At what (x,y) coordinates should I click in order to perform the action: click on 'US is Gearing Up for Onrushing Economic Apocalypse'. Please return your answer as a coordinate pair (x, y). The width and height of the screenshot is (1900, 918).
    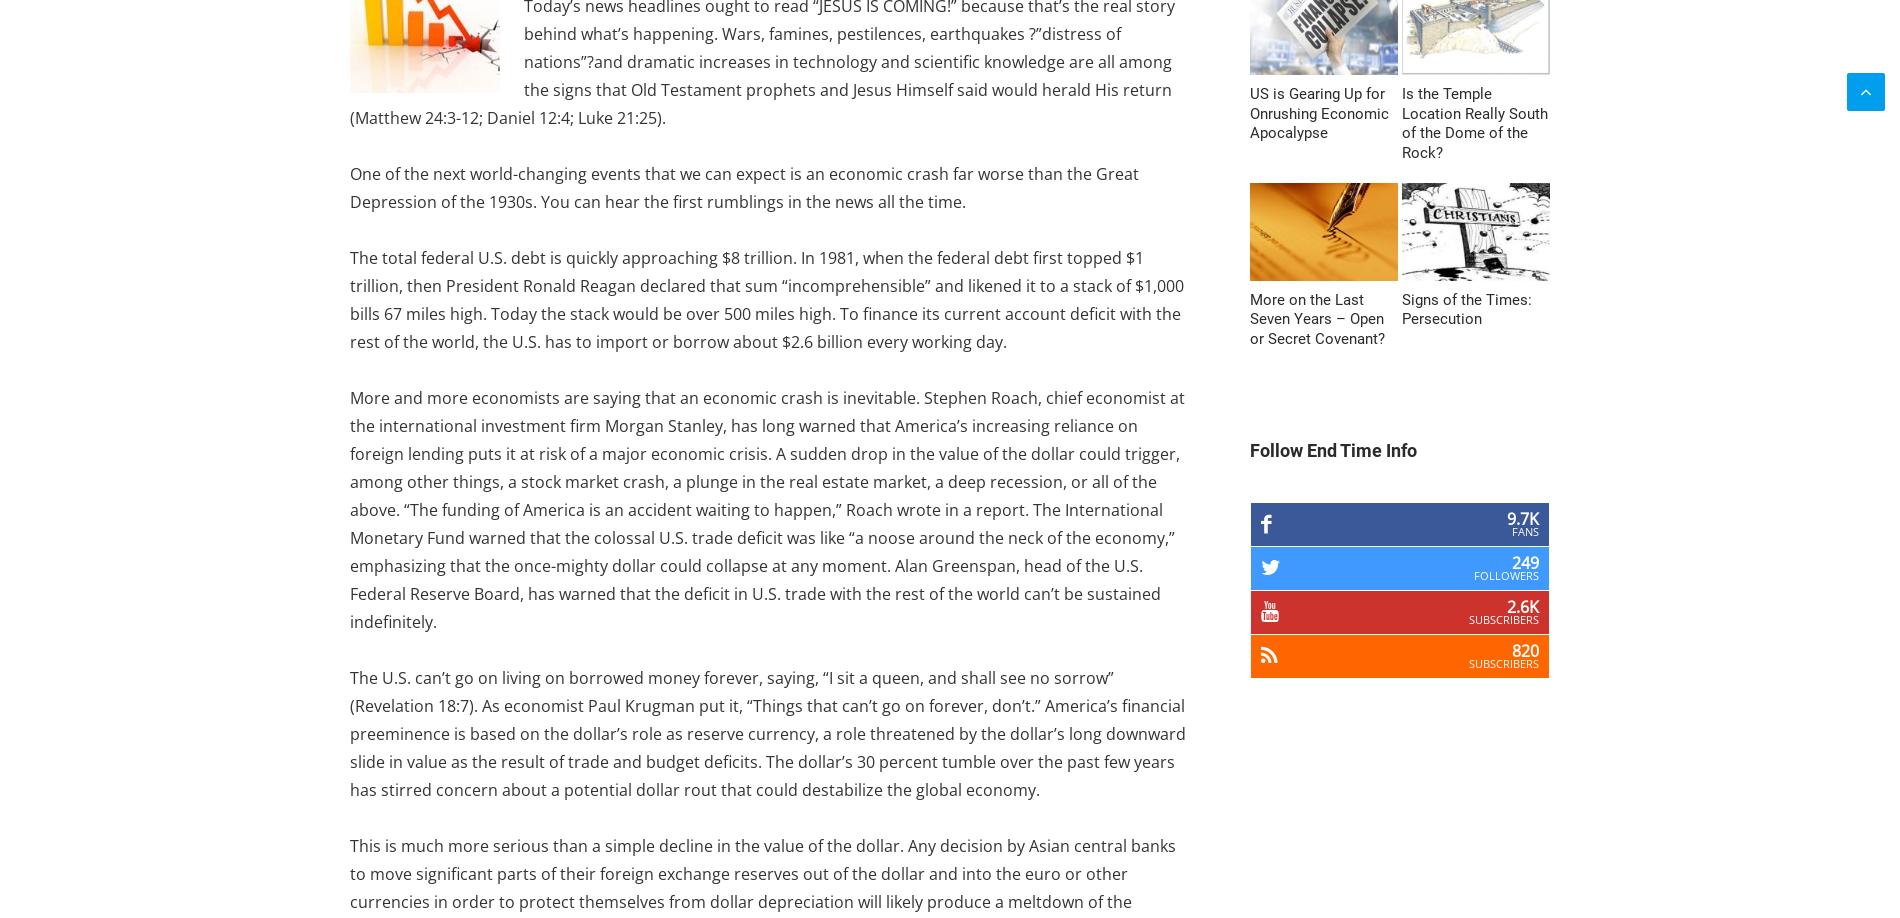
    Looking at the image, I should click on (1318, 112).